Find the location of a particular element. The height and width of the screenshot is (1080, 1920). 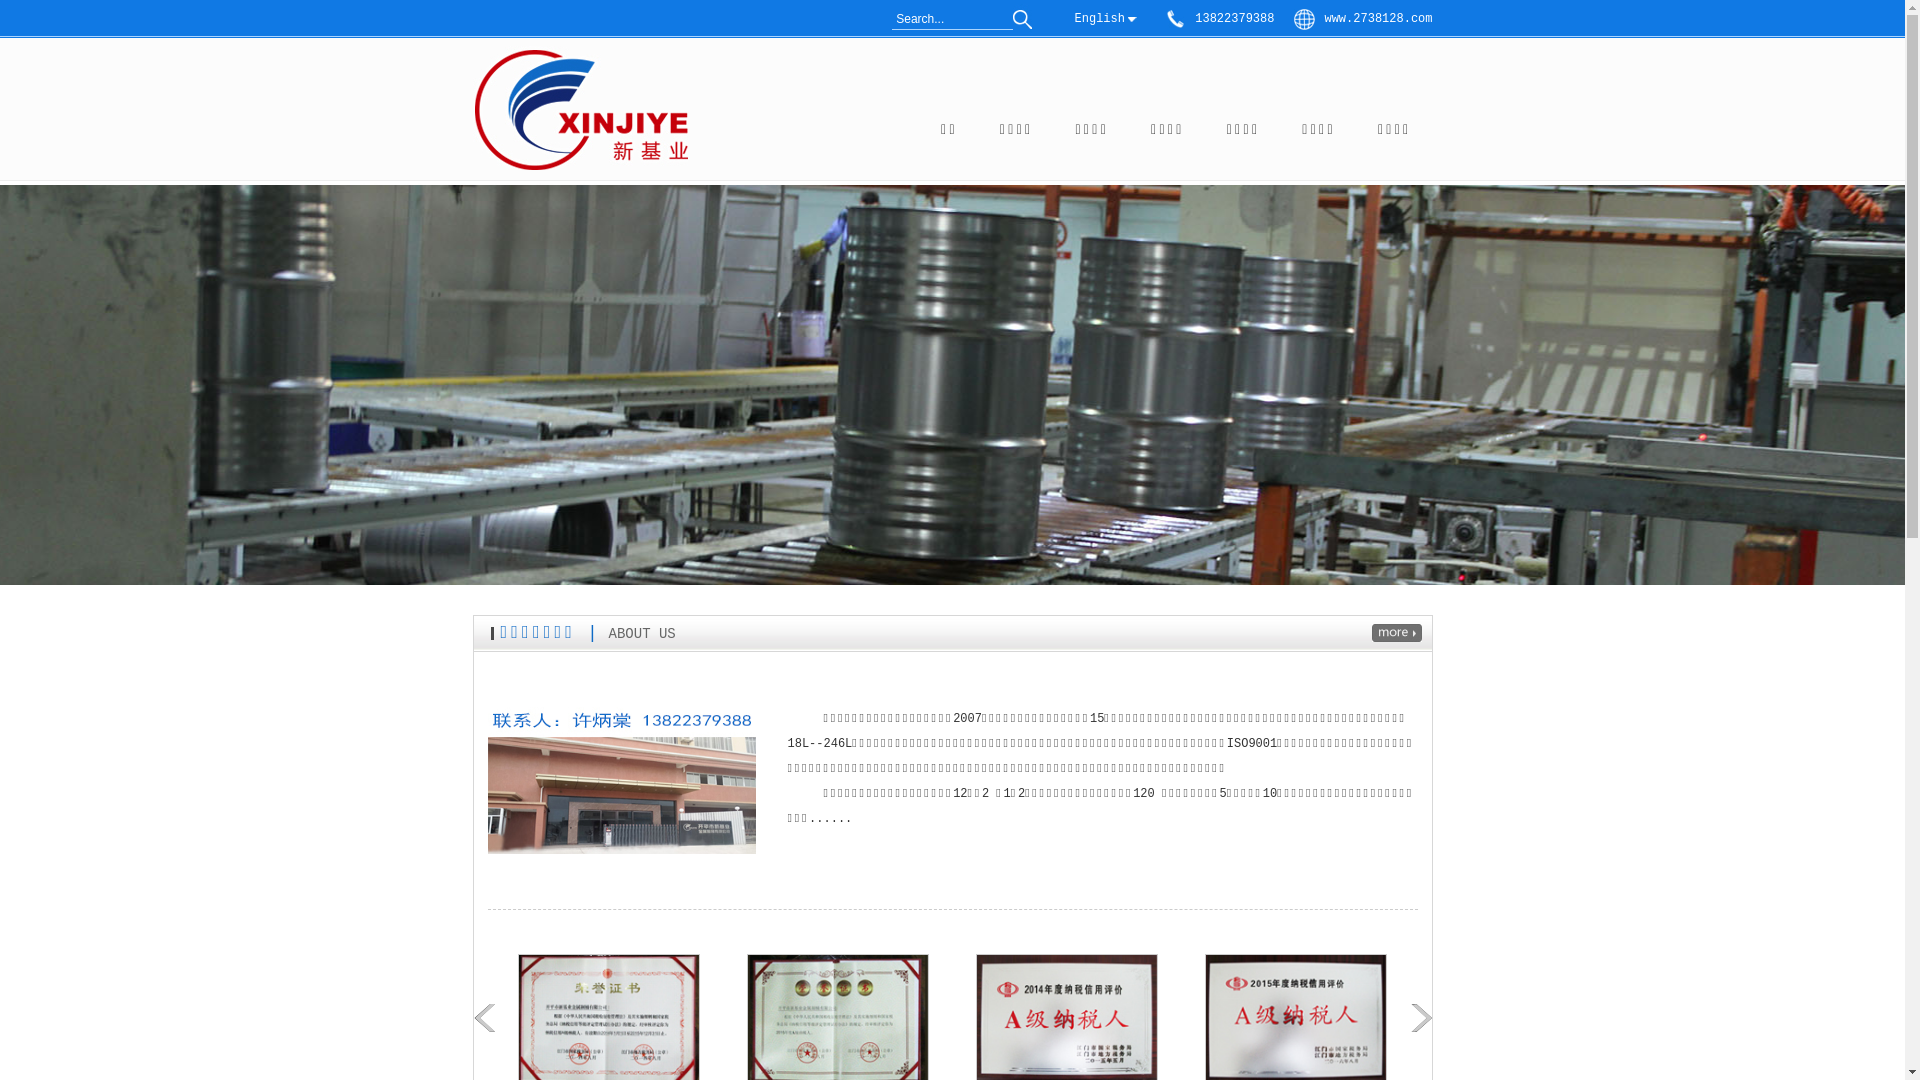

'English' is located at coordinates (1098, 19).